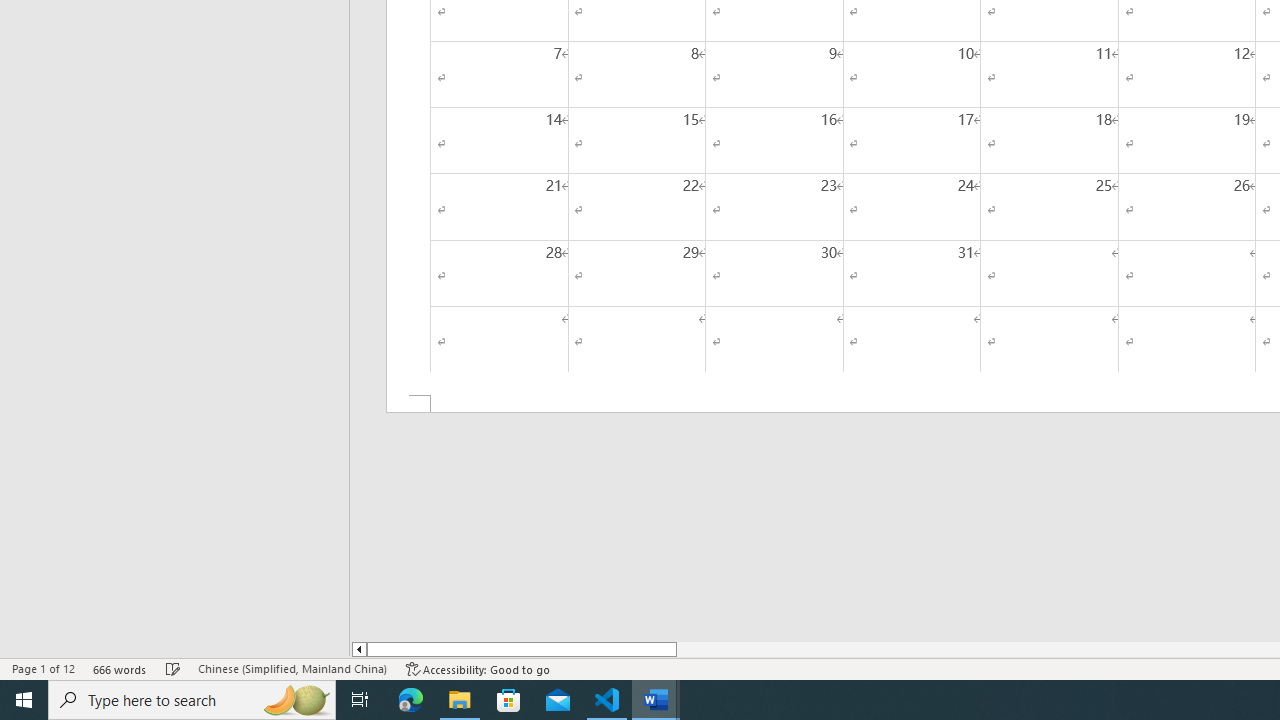 The height and width of the screenshot is (720, 1280). What do you see at coordinates (119, 669) in the screenshot?
I see `'Word Count 666 words'` at bounding box center [119, 669].